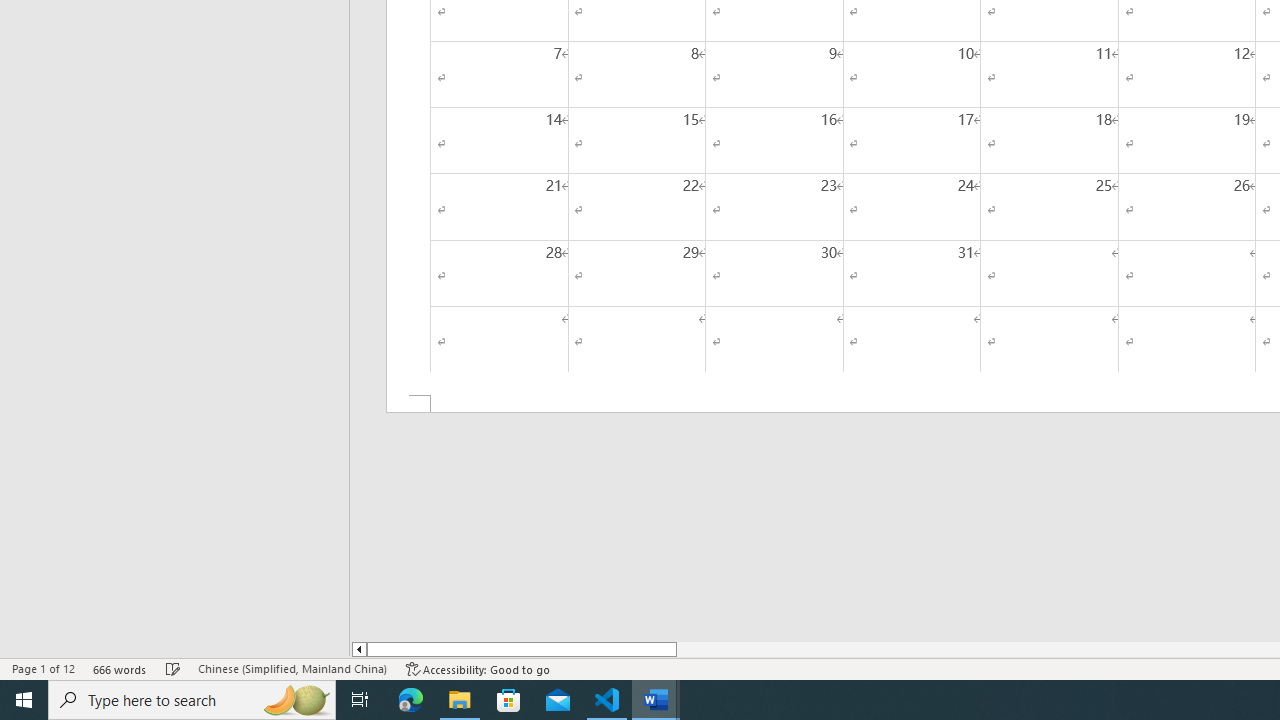 The height and width of the screenshot is (720, 1280). What do you see at coordinates (119, 669) in the screenshot?
I see `'Word Count 666 words'` at bounding box center [119, 669].